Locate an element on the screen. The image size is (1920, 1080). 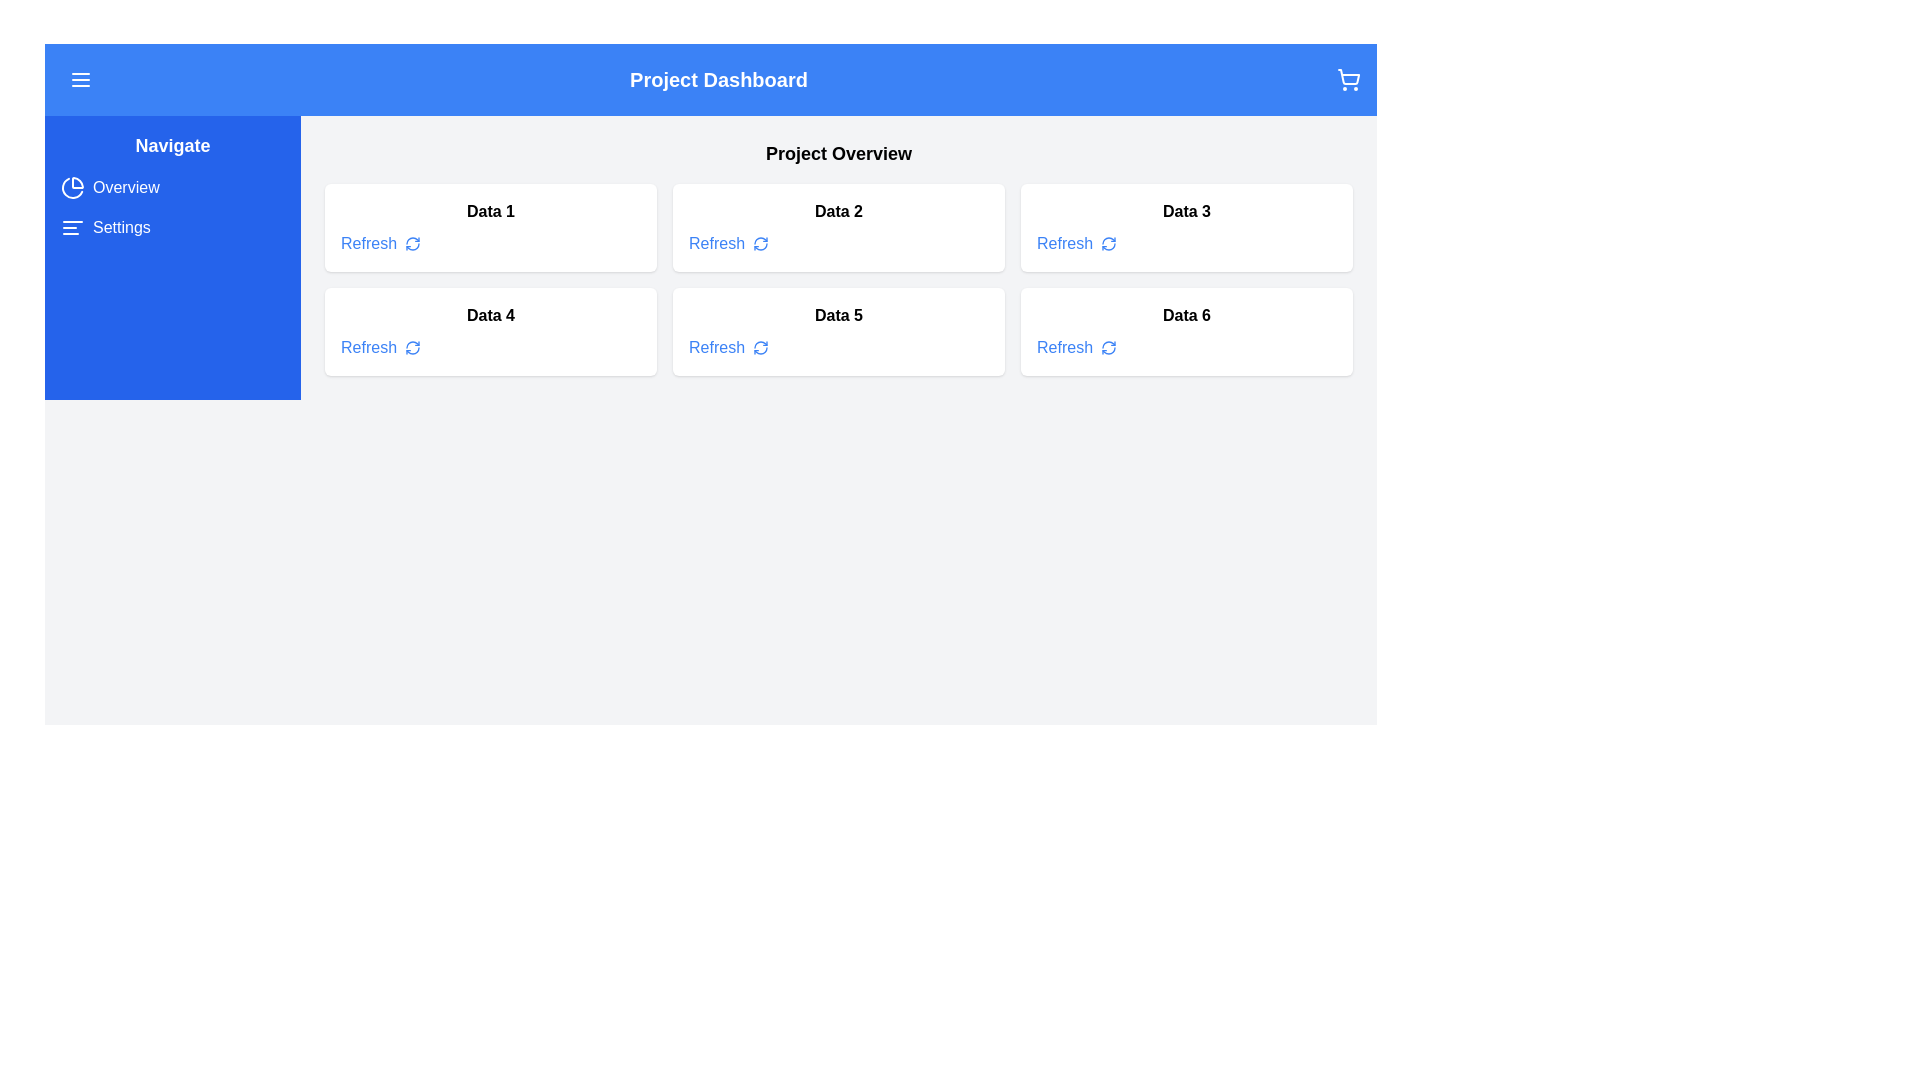
the 'Settings' text label in white font located within the blue background of the sidebar navigation menu is located at coordinates (120, 226).